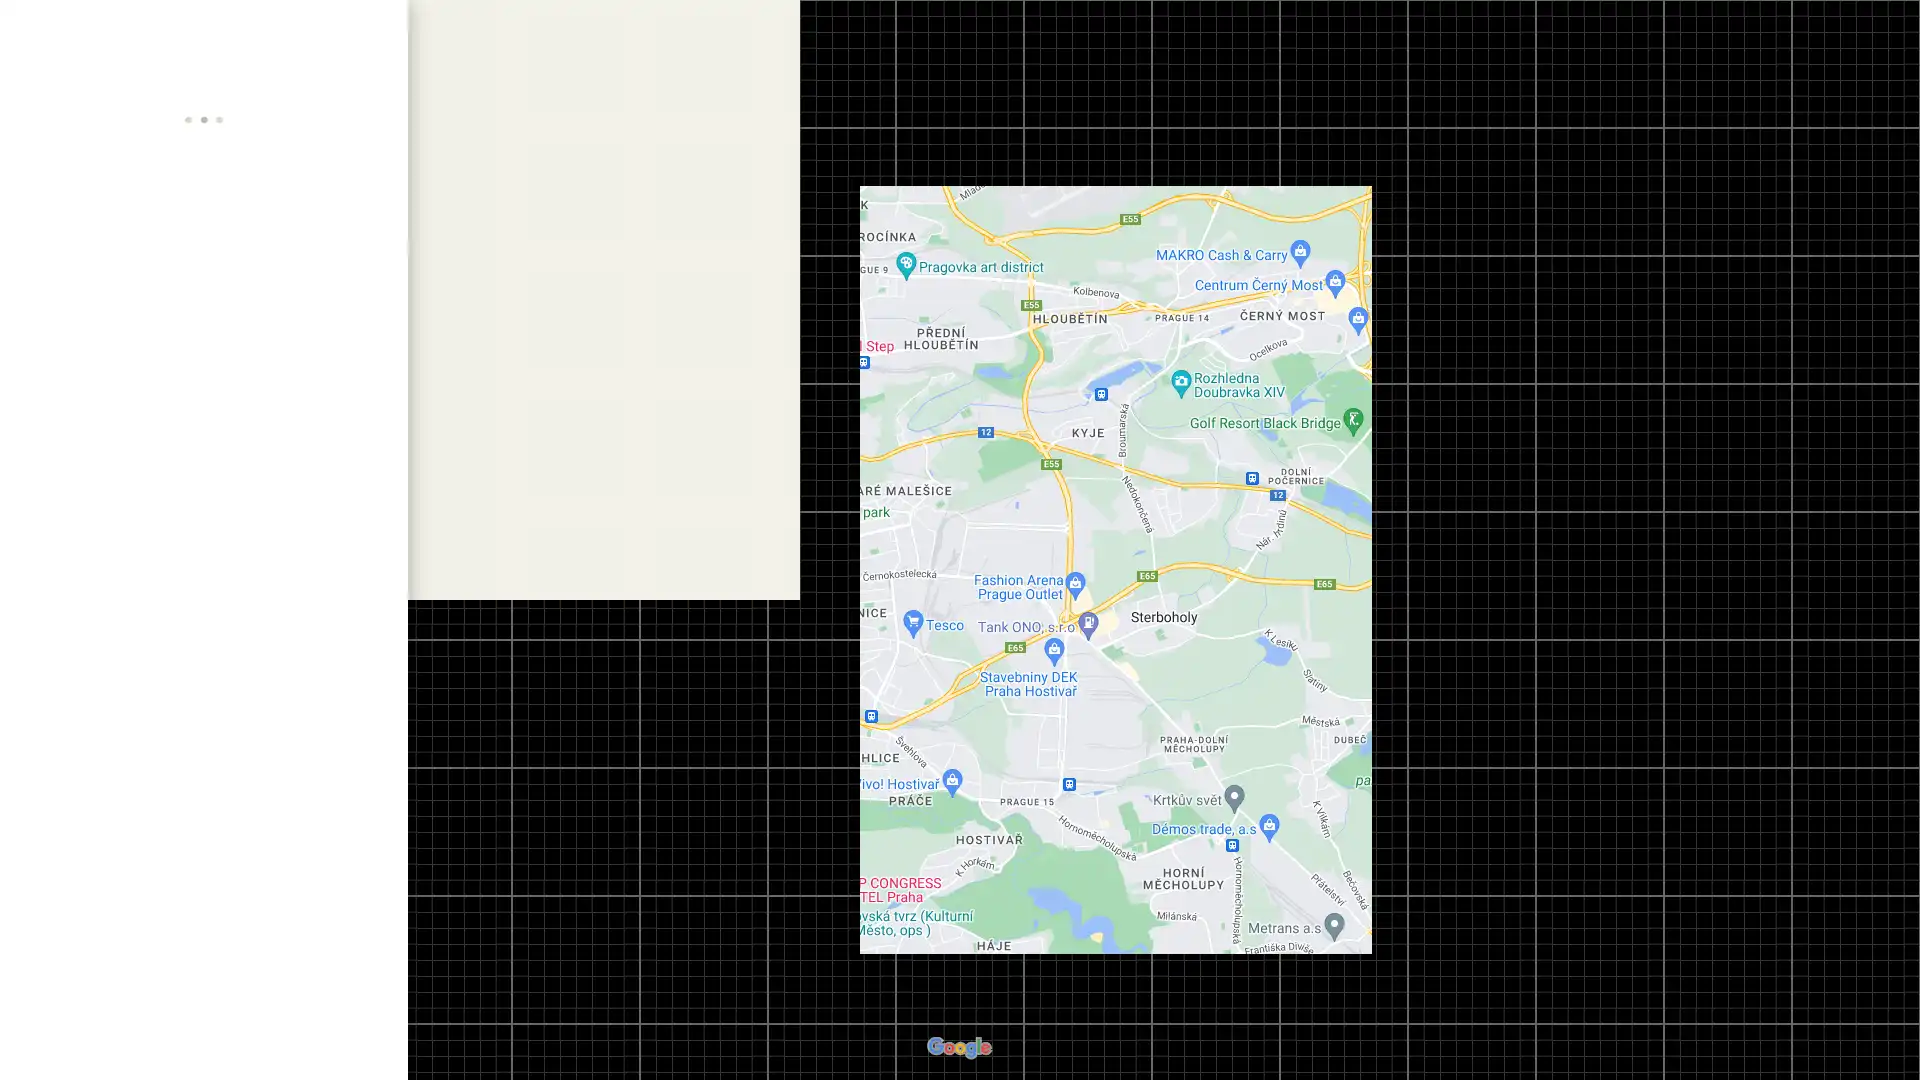 The height and width of the screenshot is (1080, 1920). I want to click on Send TOVARNA.CZ, s.r.o. to your phone, so click(275, 398).